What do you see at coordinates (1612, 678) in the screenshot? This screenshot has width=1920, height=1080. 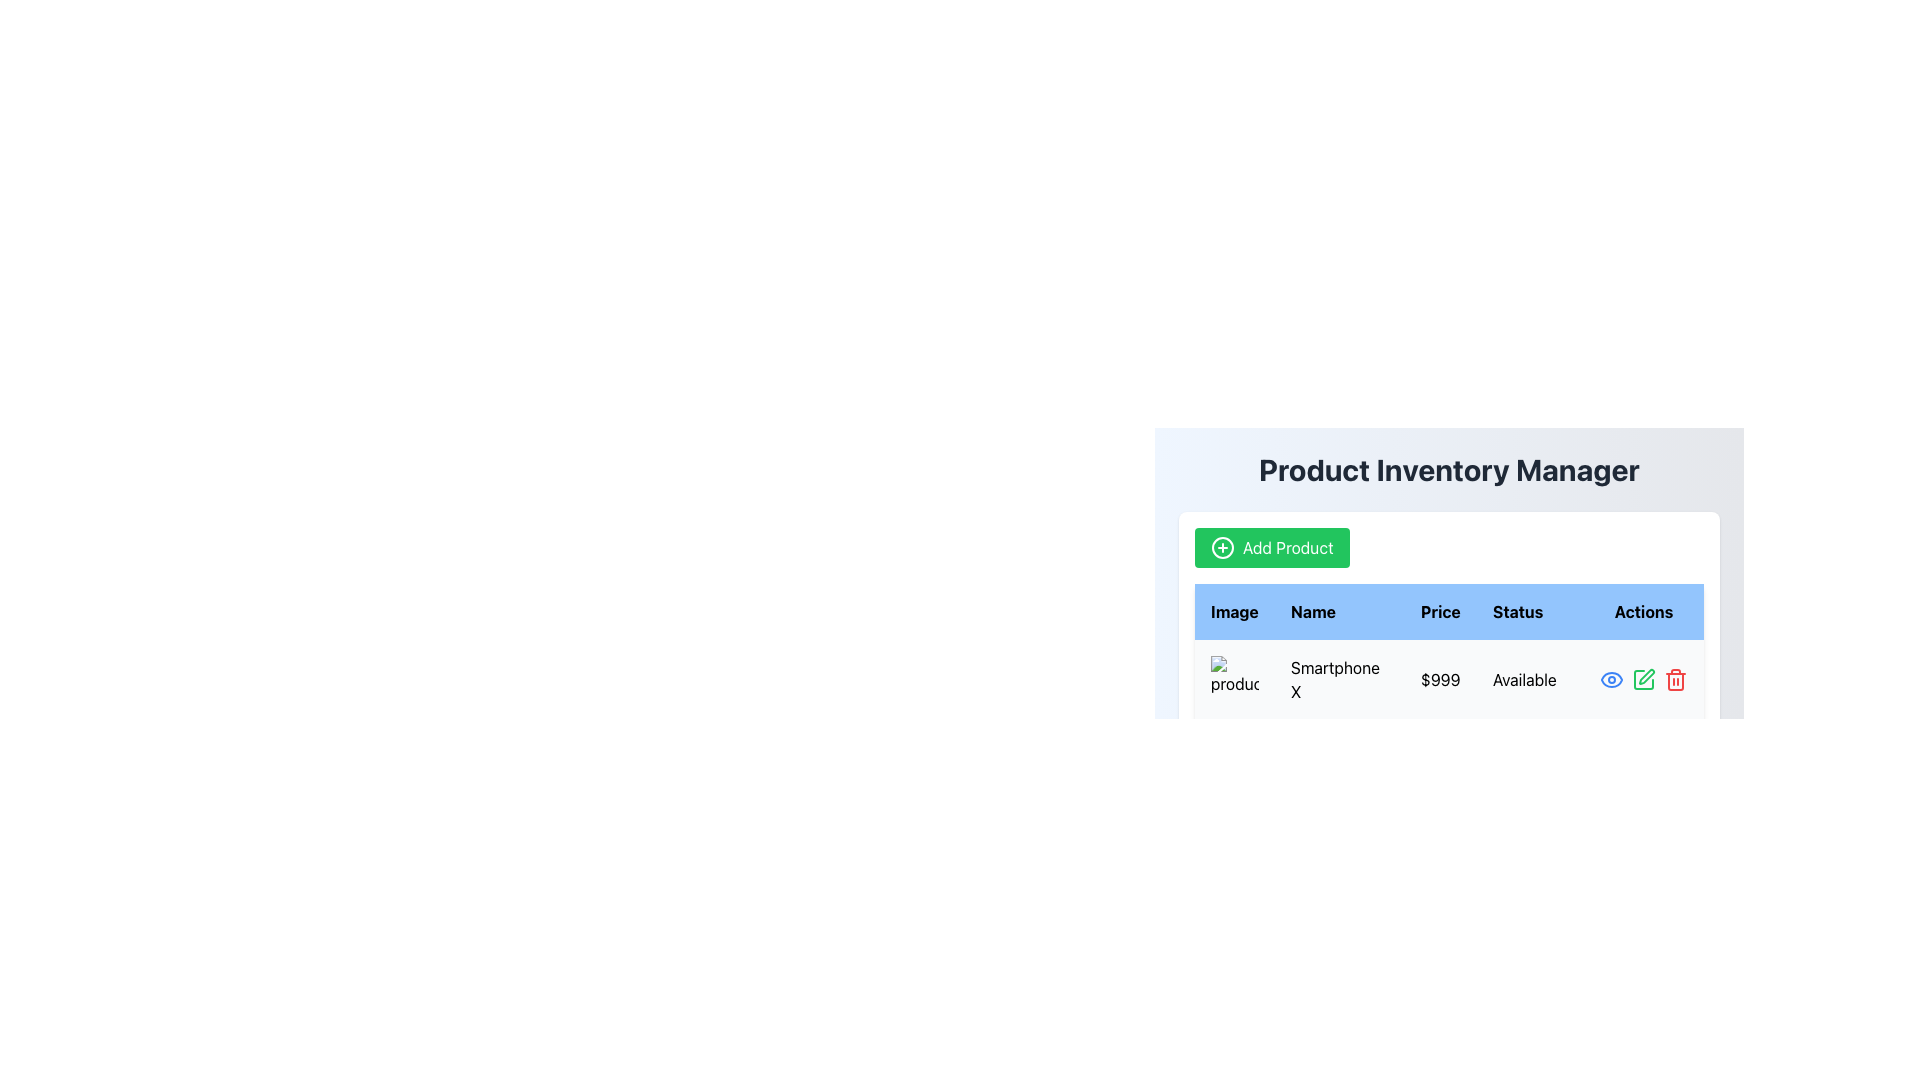 I see `the eye icon button in the 'Actions' column of the 'Product Inventory Manager' for the product 'Smartphone X' to observe the color change from blue to darker blue` at bounding box center [1612, 678].